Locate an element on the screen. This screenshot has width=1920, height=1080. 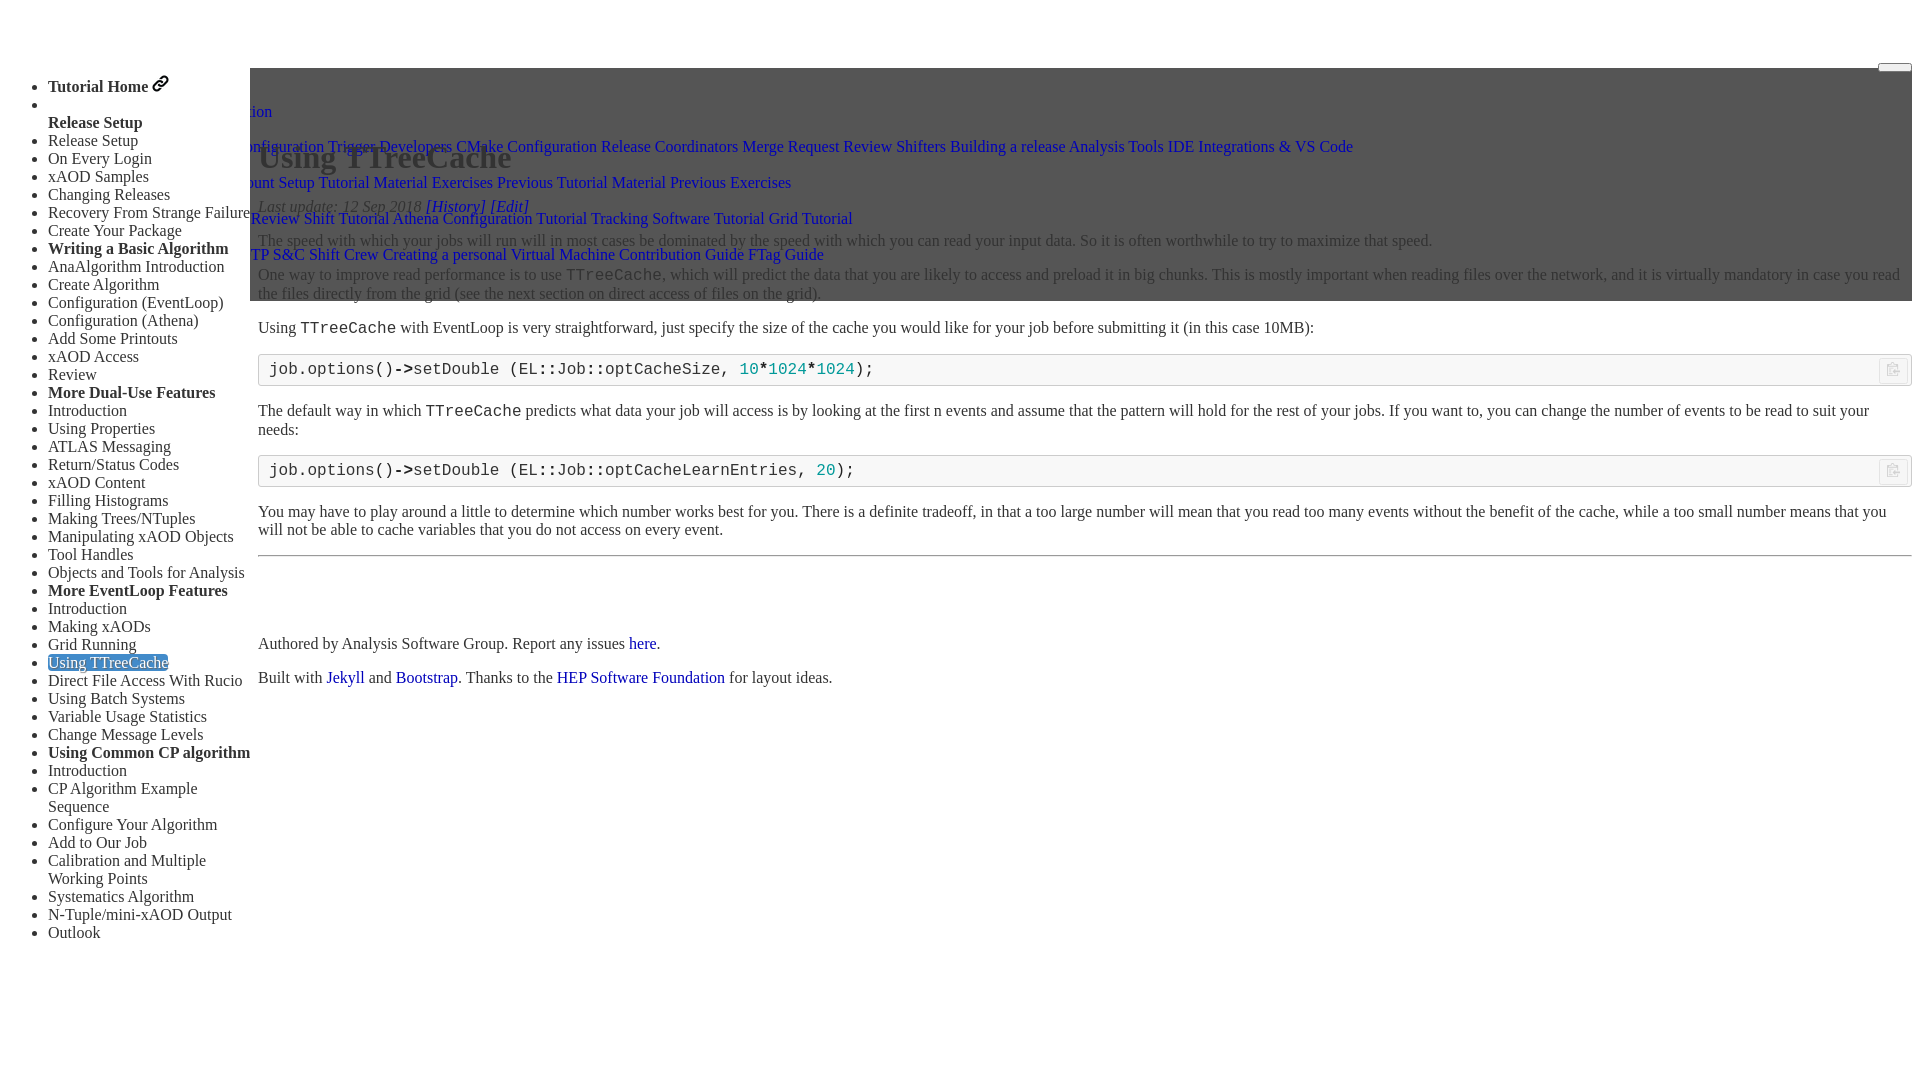
'Using Batch Systems' is located at coordinates (48, 697).